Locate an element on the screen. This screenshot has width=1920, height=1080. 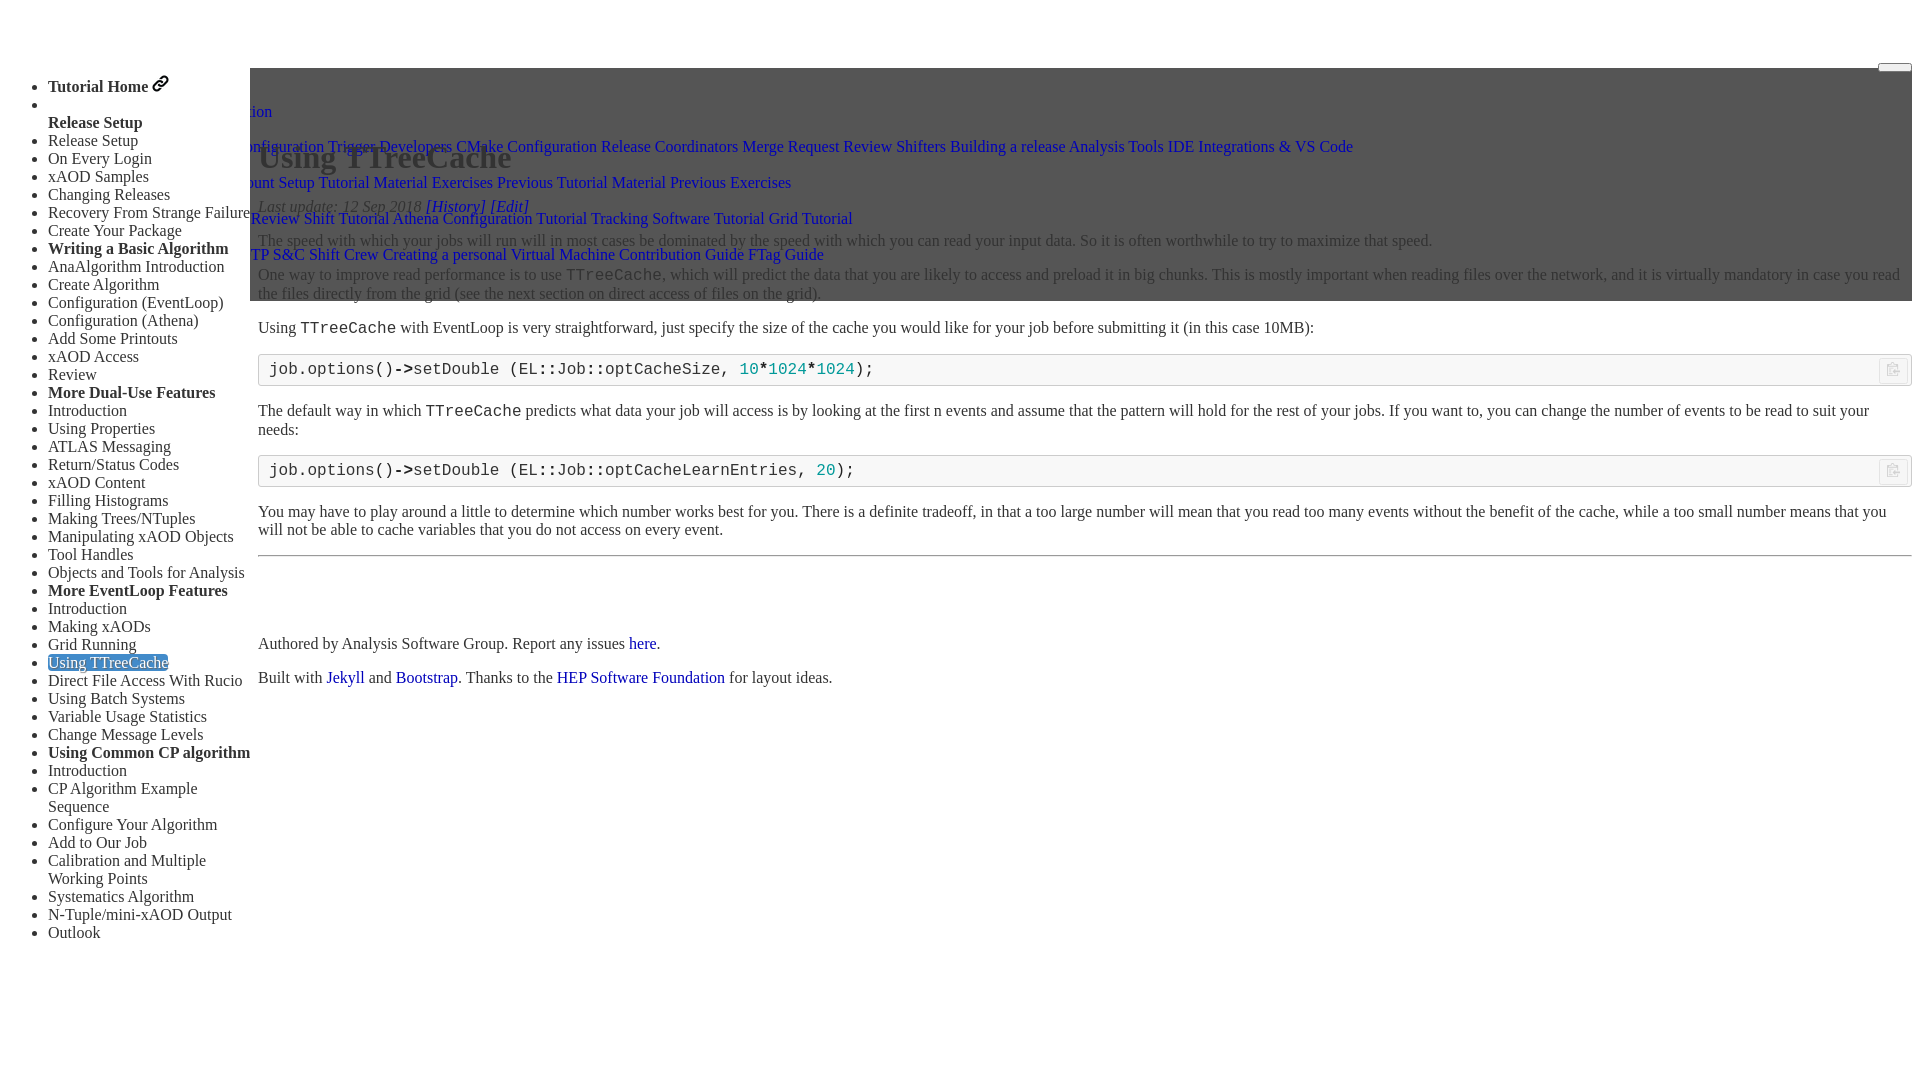
'Using Batch Systems' is located at coordinates (48, 697).